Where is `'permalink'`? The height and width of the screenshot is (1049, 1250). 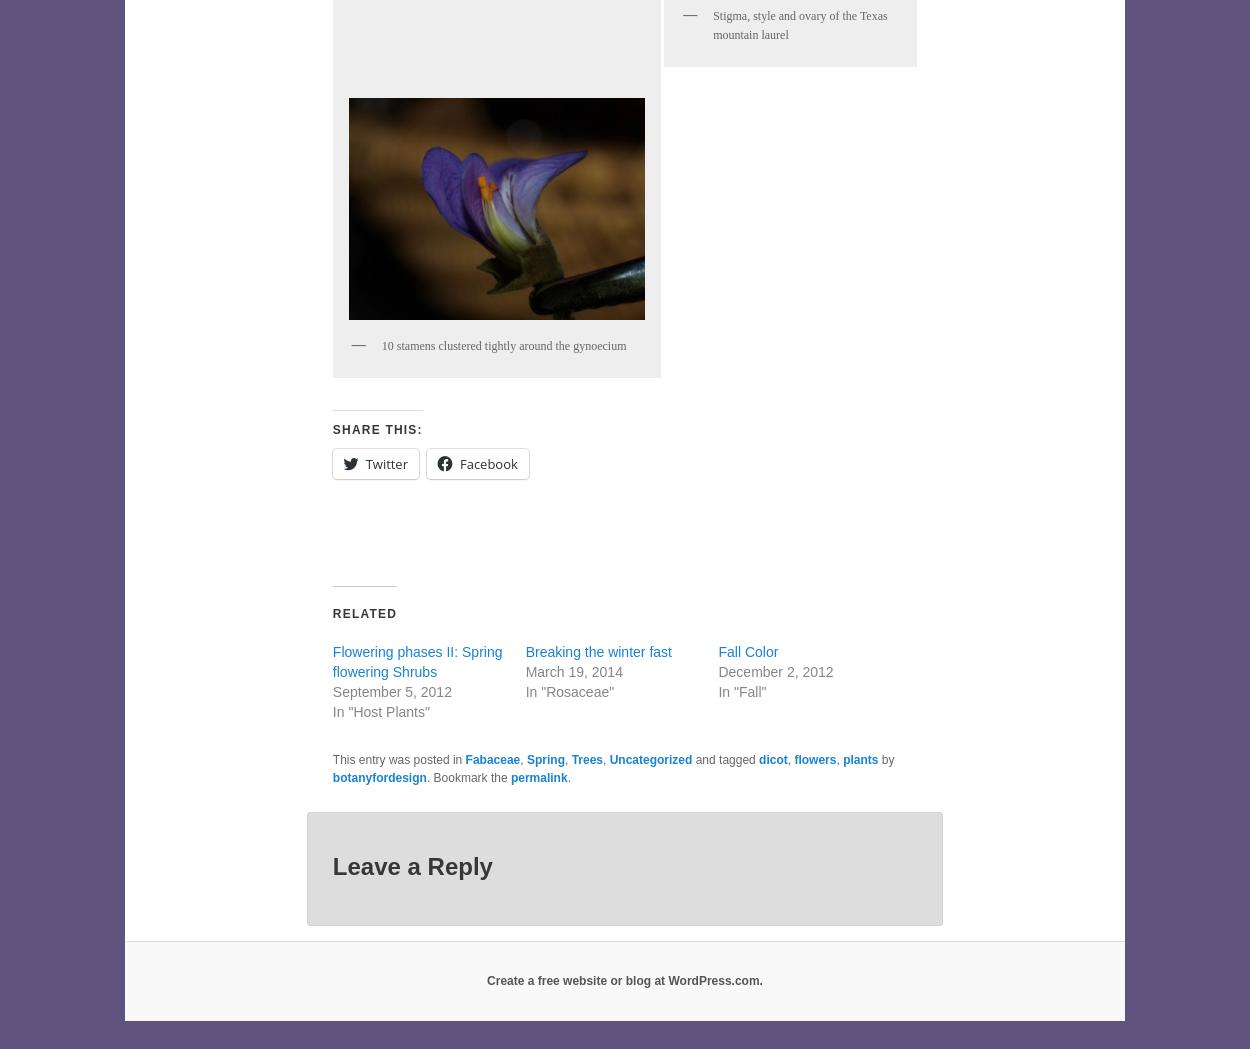
'permalink' is located at coordinates (538, 778).